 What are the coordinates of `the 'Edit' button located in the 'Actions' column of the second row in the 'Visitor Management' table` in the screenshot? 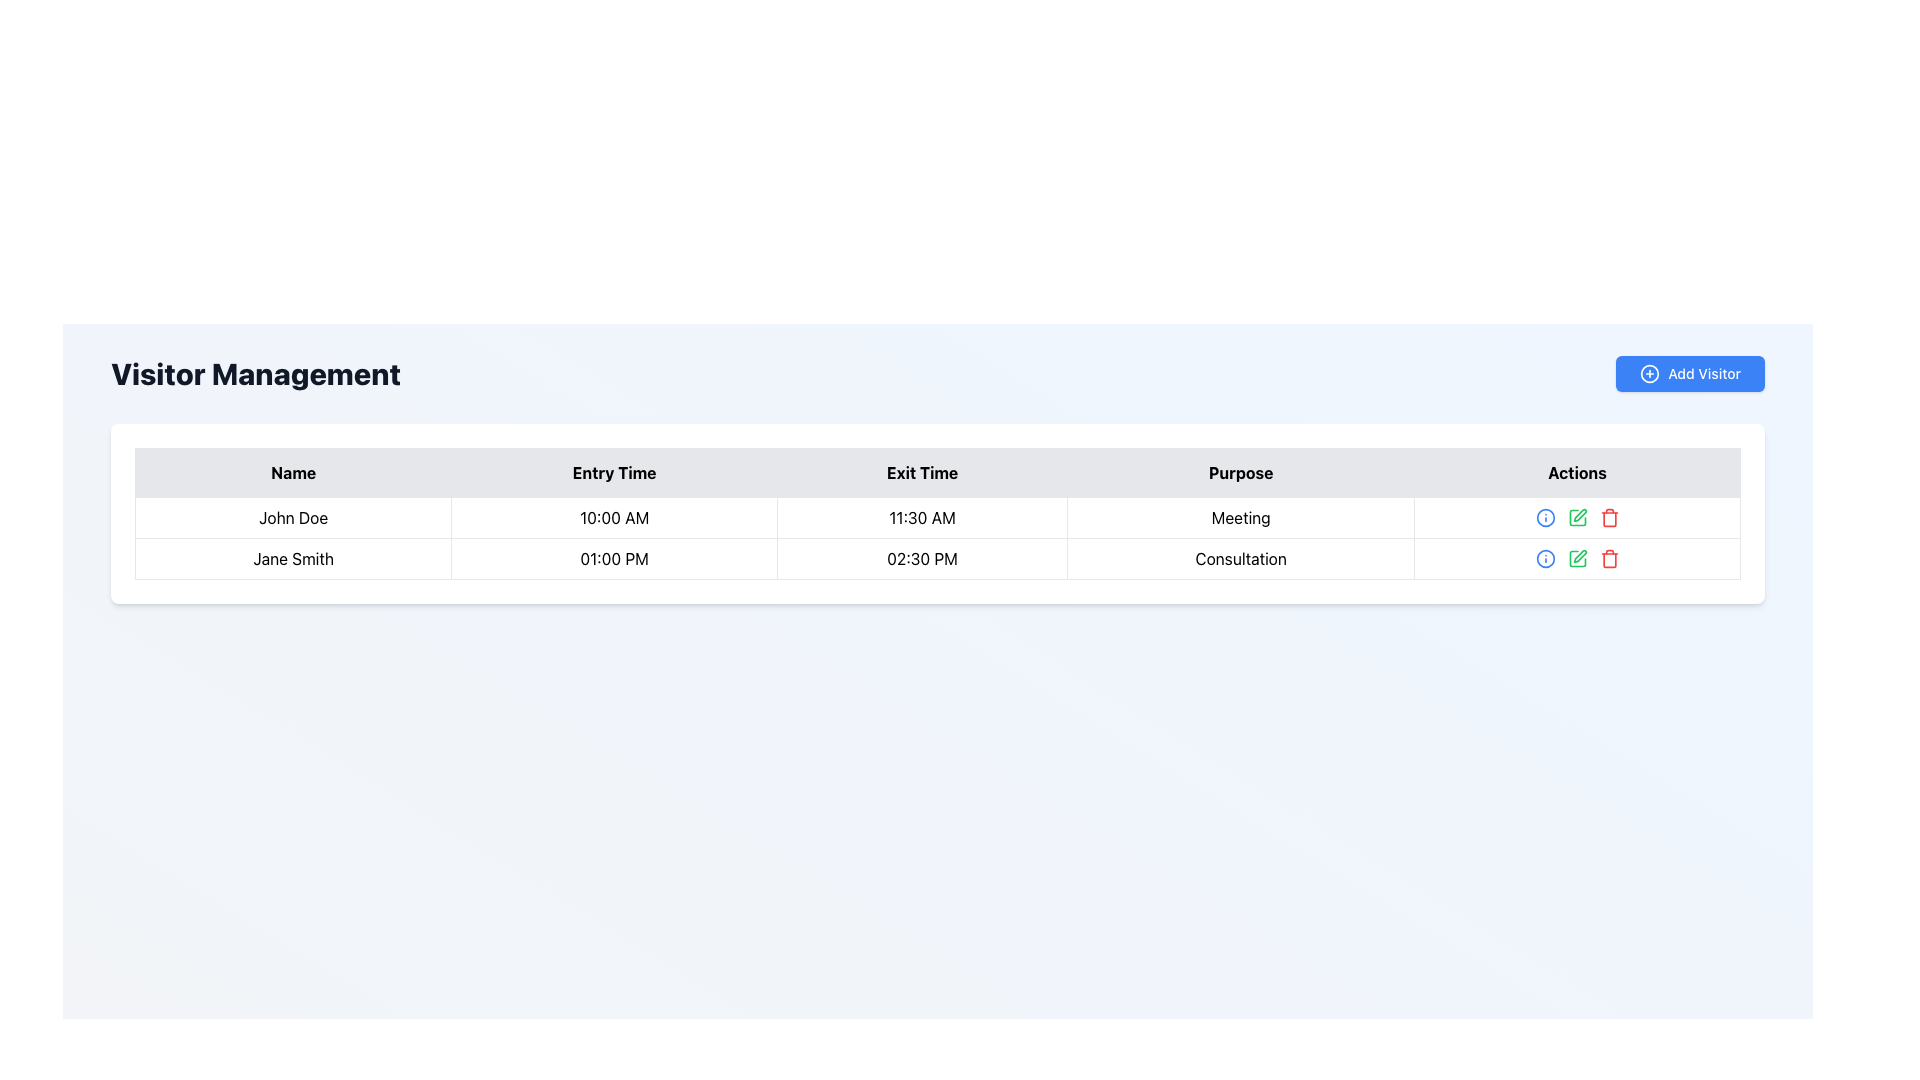 It's located at (1576, 559).